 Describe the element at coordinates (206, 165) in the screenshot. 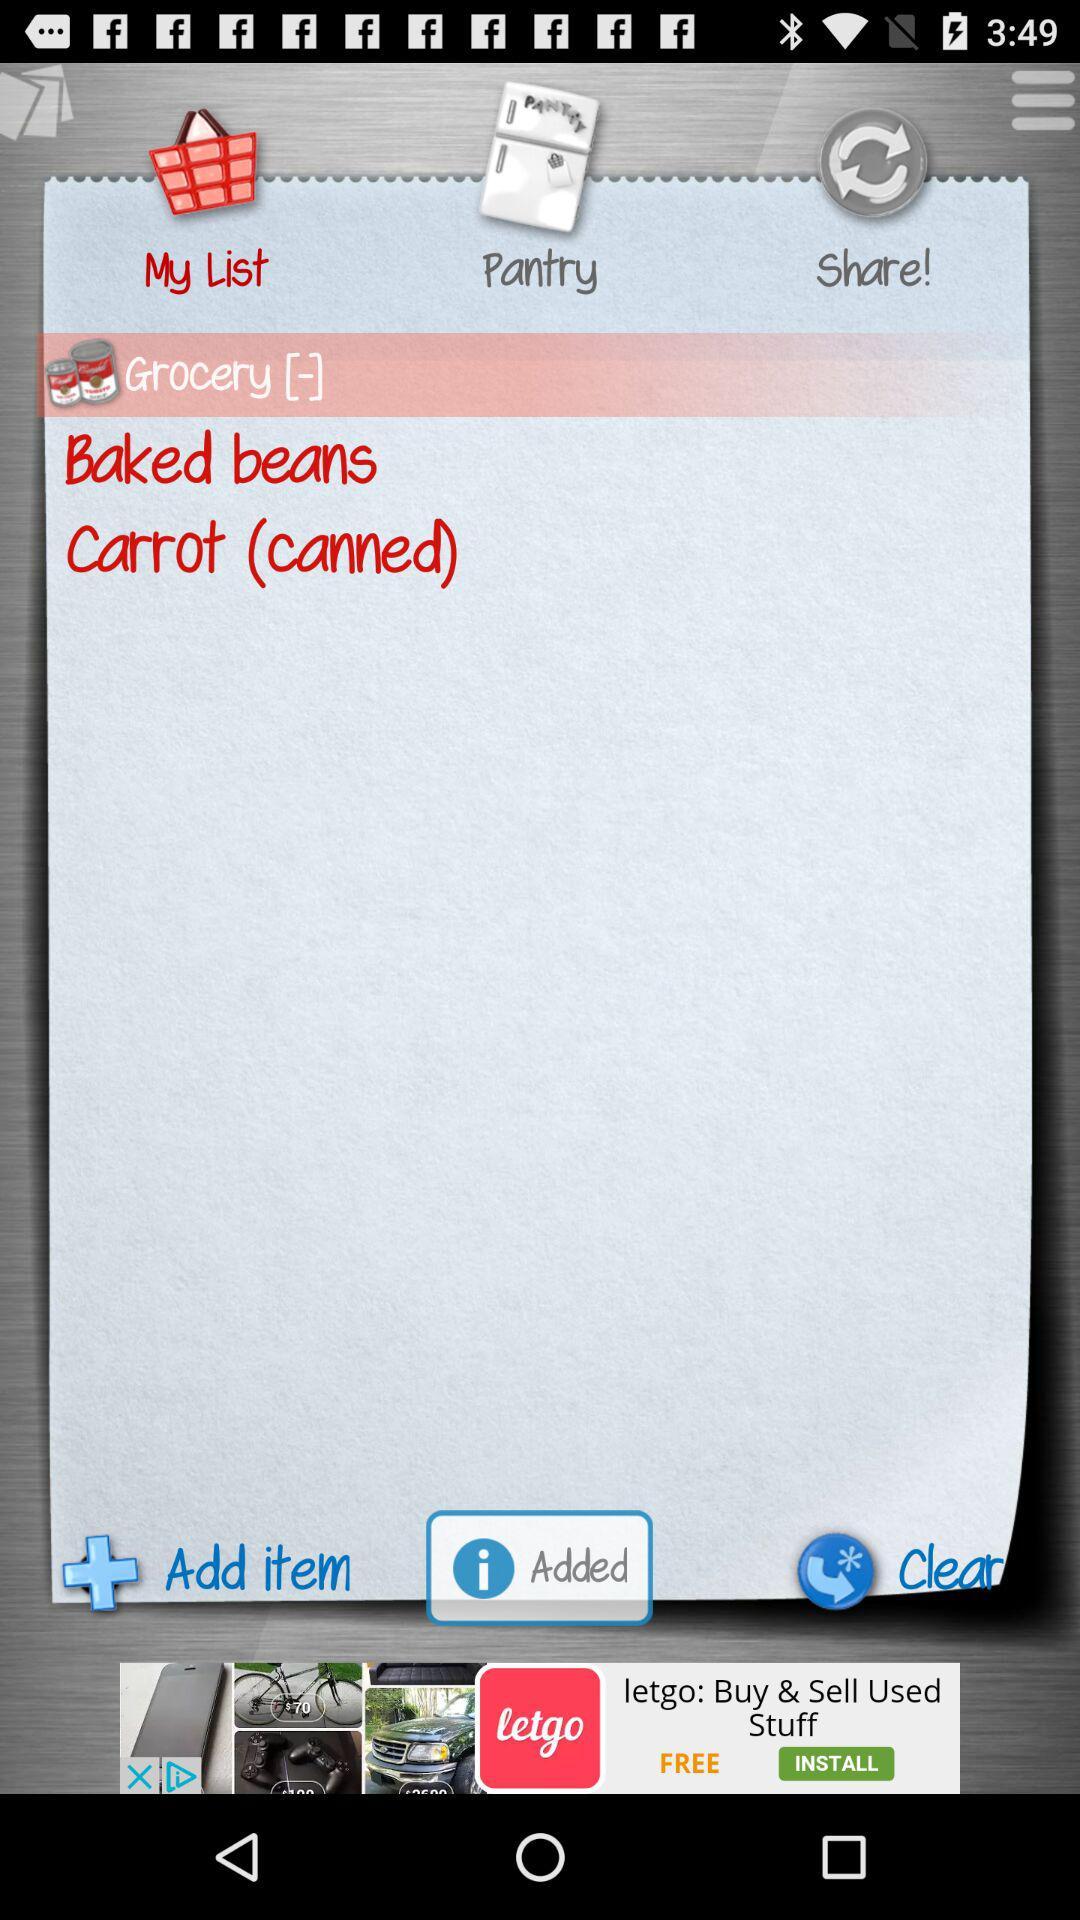

I see `see what 's on your list` at that location.